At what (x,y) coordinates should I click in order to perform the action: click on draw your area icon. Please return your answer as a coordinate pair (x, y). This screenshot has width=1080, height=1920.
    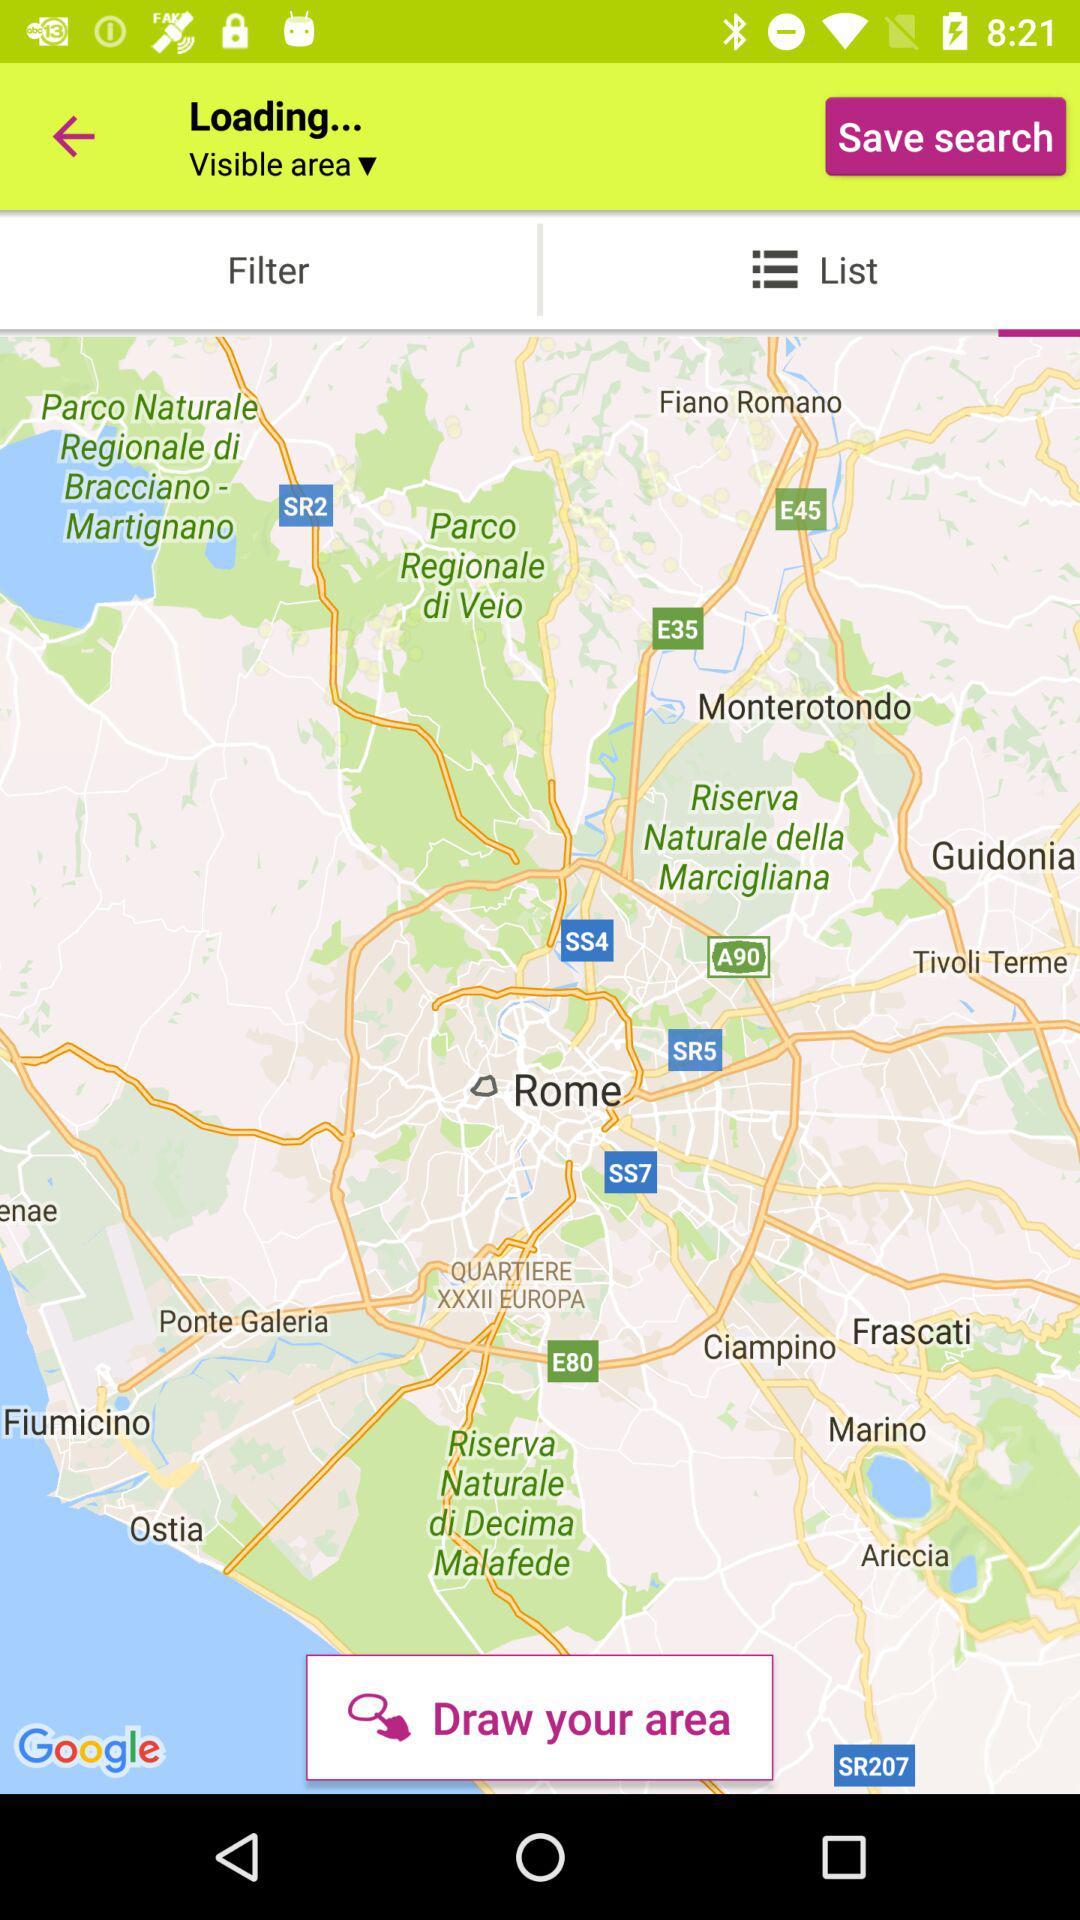
    Looking at the image, I should click on (538, 1716).